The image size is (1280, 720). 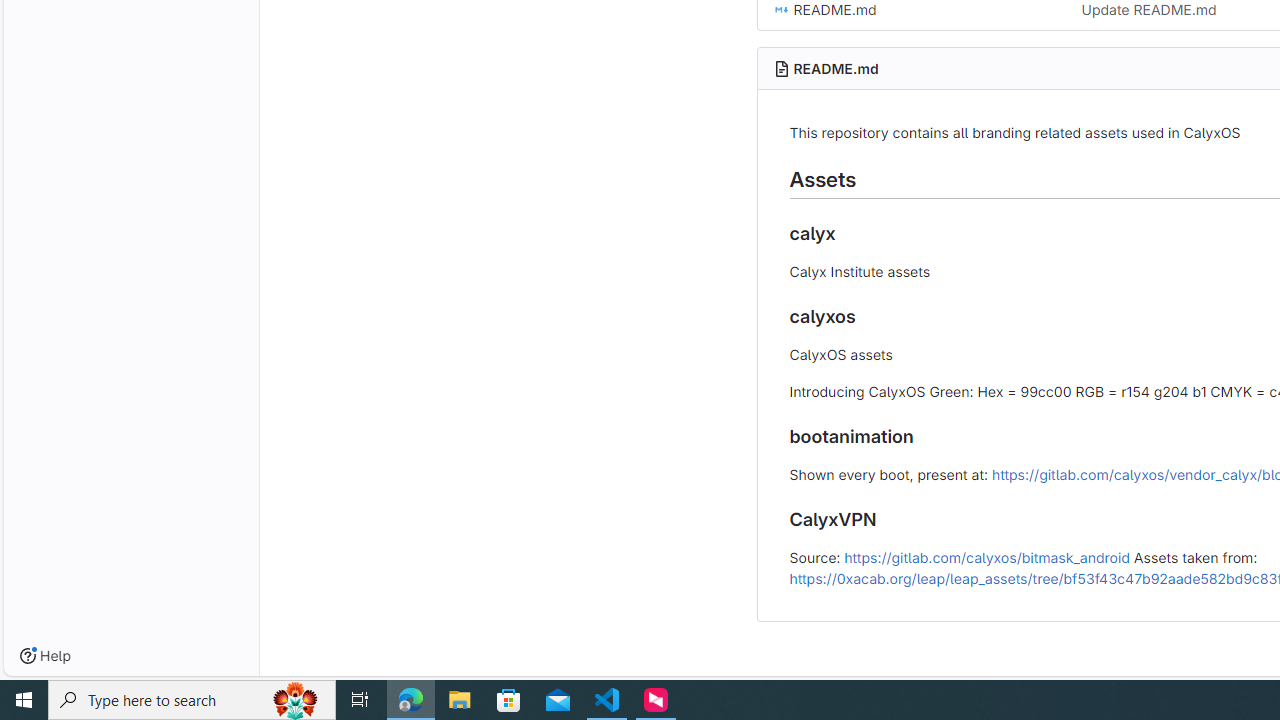 What do you see at coordinates (986, 556) in the screenshot?
I see `'https://gitlab.com/calyxos/bitmask_android'` at bounding box center [986, 556].